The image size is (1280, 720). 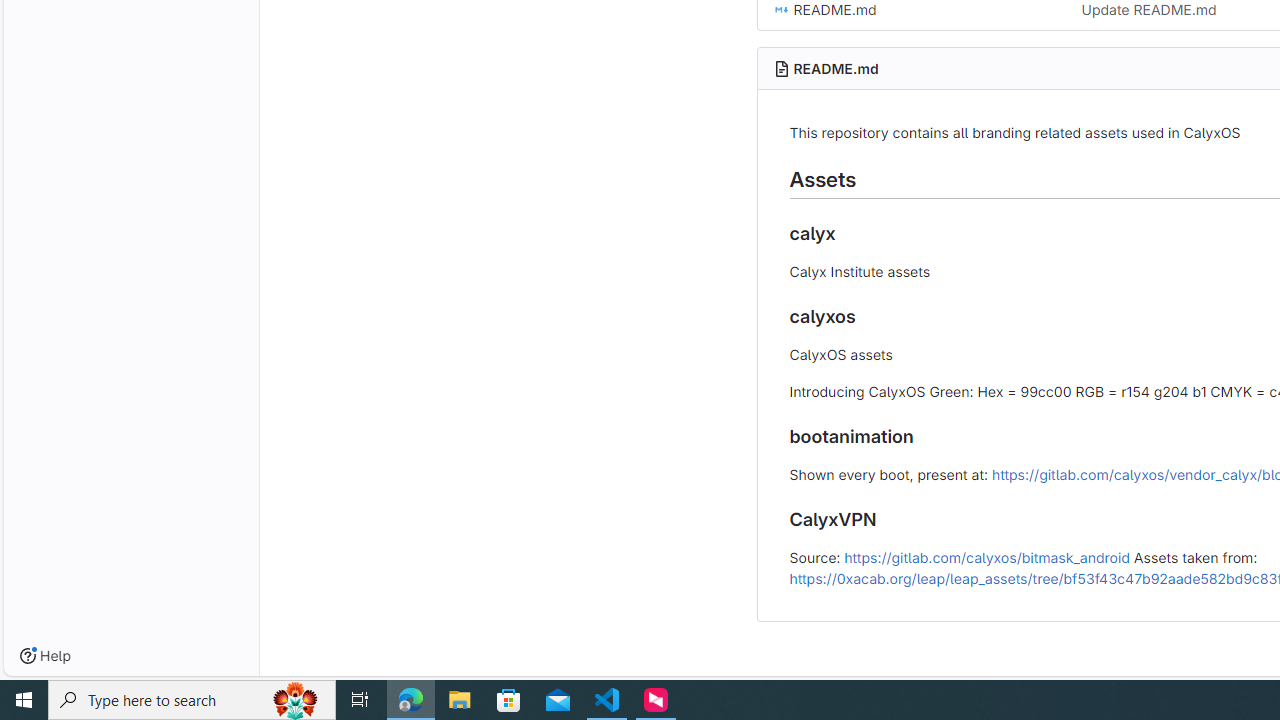 What do you see at coordinates (986, 556) in the screenshot?
I see `'https://gitlab.com/calyxos/bitmask_android'` at bounding box center [986, 556].